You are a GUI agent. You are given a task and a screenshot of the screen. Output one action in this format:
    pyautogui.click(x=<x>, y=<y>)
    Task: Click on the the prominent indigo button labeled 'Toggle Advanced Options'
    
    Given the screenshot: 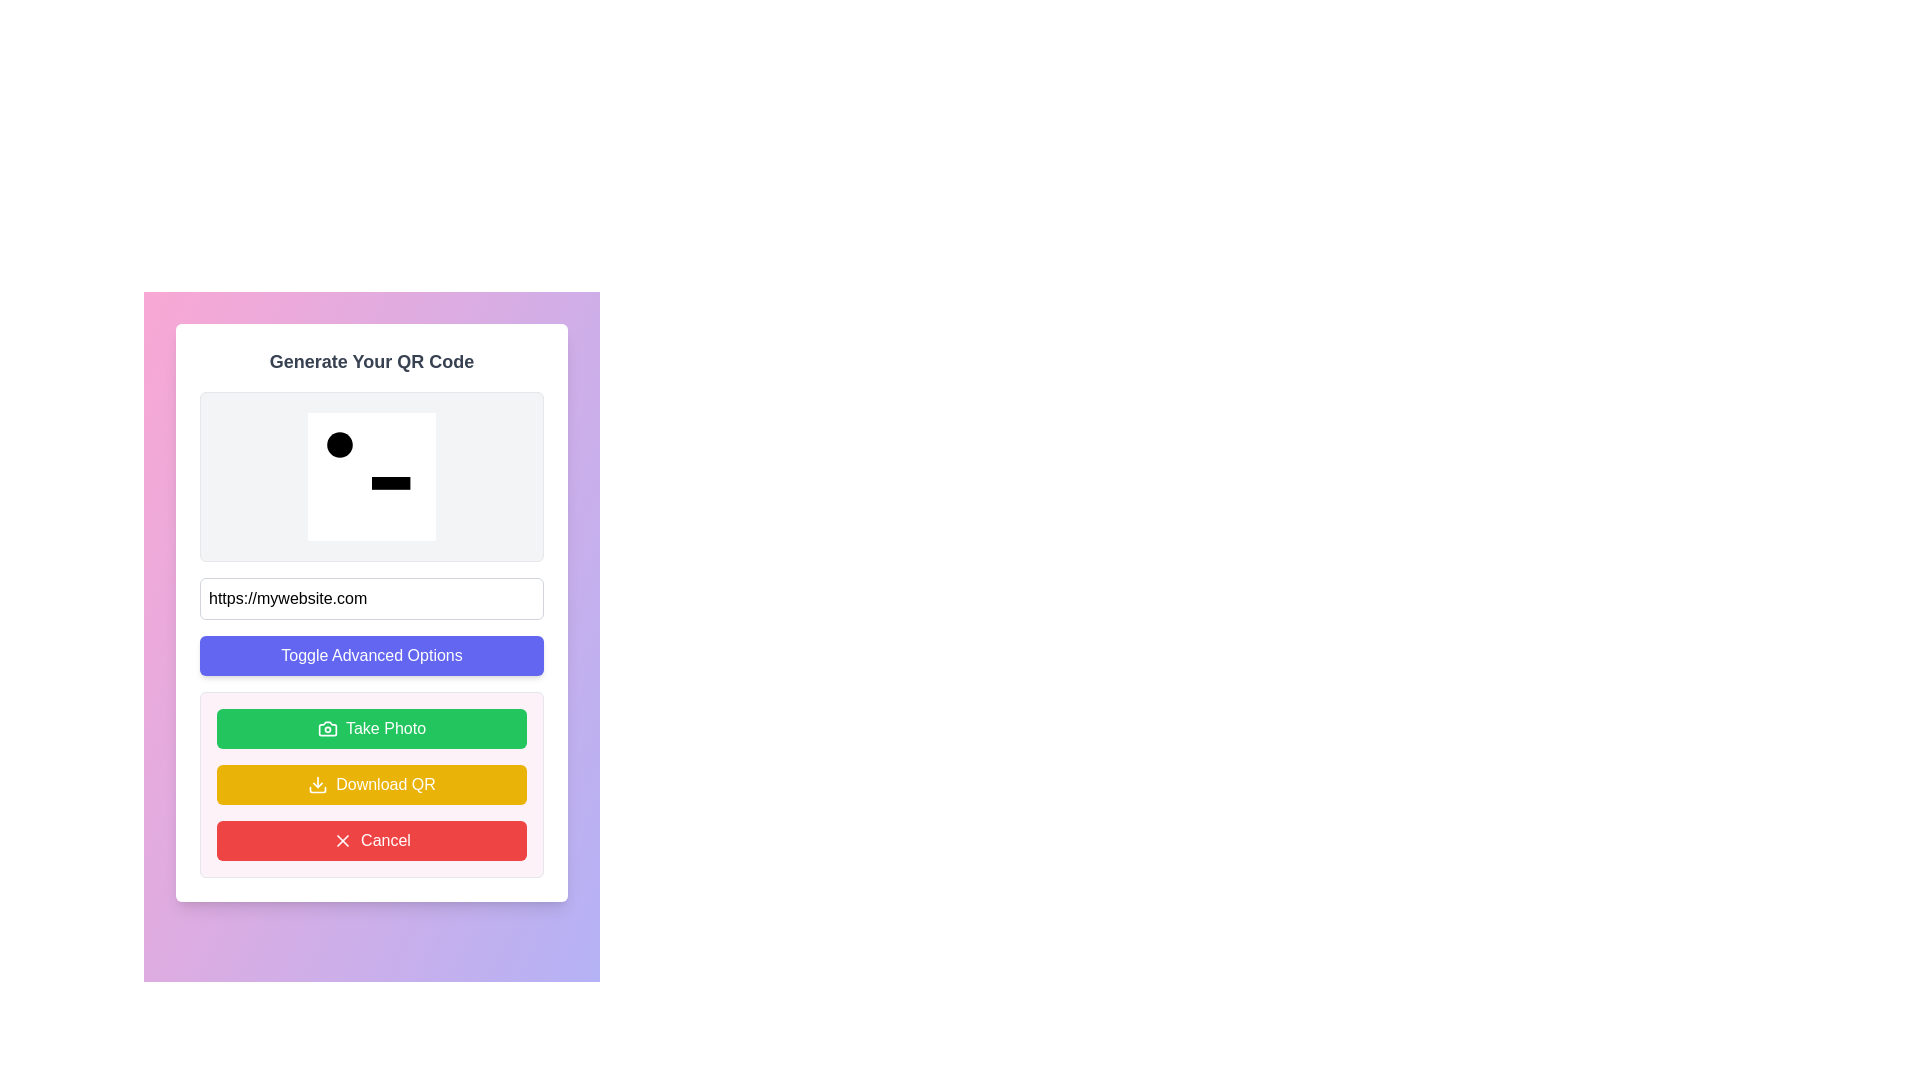 What is the action you would take?
    pyautogui.click(x=372, y=655)
    